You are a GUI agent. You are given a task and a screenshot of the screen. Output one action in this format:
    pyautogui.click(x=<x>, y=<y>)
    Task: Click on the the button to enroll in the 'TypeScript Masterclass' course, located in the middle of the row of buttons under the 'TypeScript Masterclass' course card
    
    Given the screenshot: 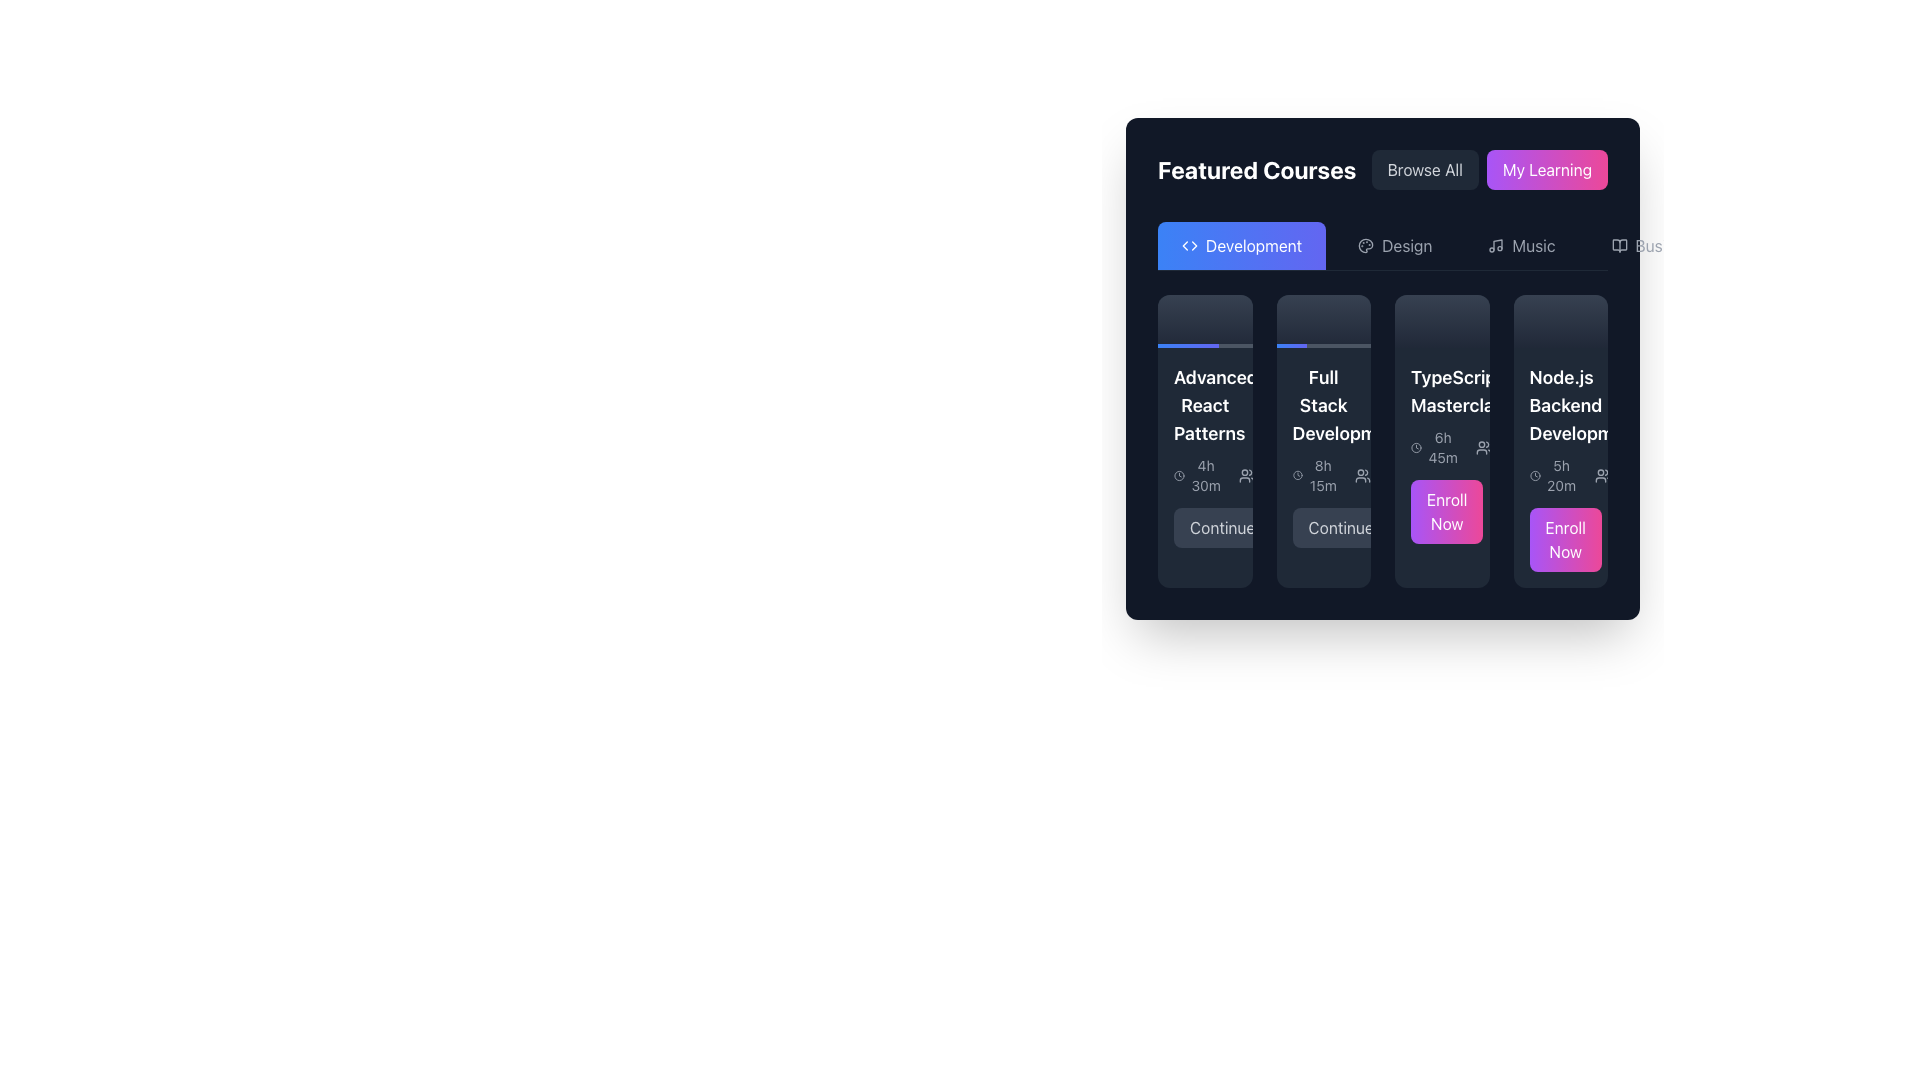 What is the action you would take?
    pyautogui.click(x=1447, y=511)
    